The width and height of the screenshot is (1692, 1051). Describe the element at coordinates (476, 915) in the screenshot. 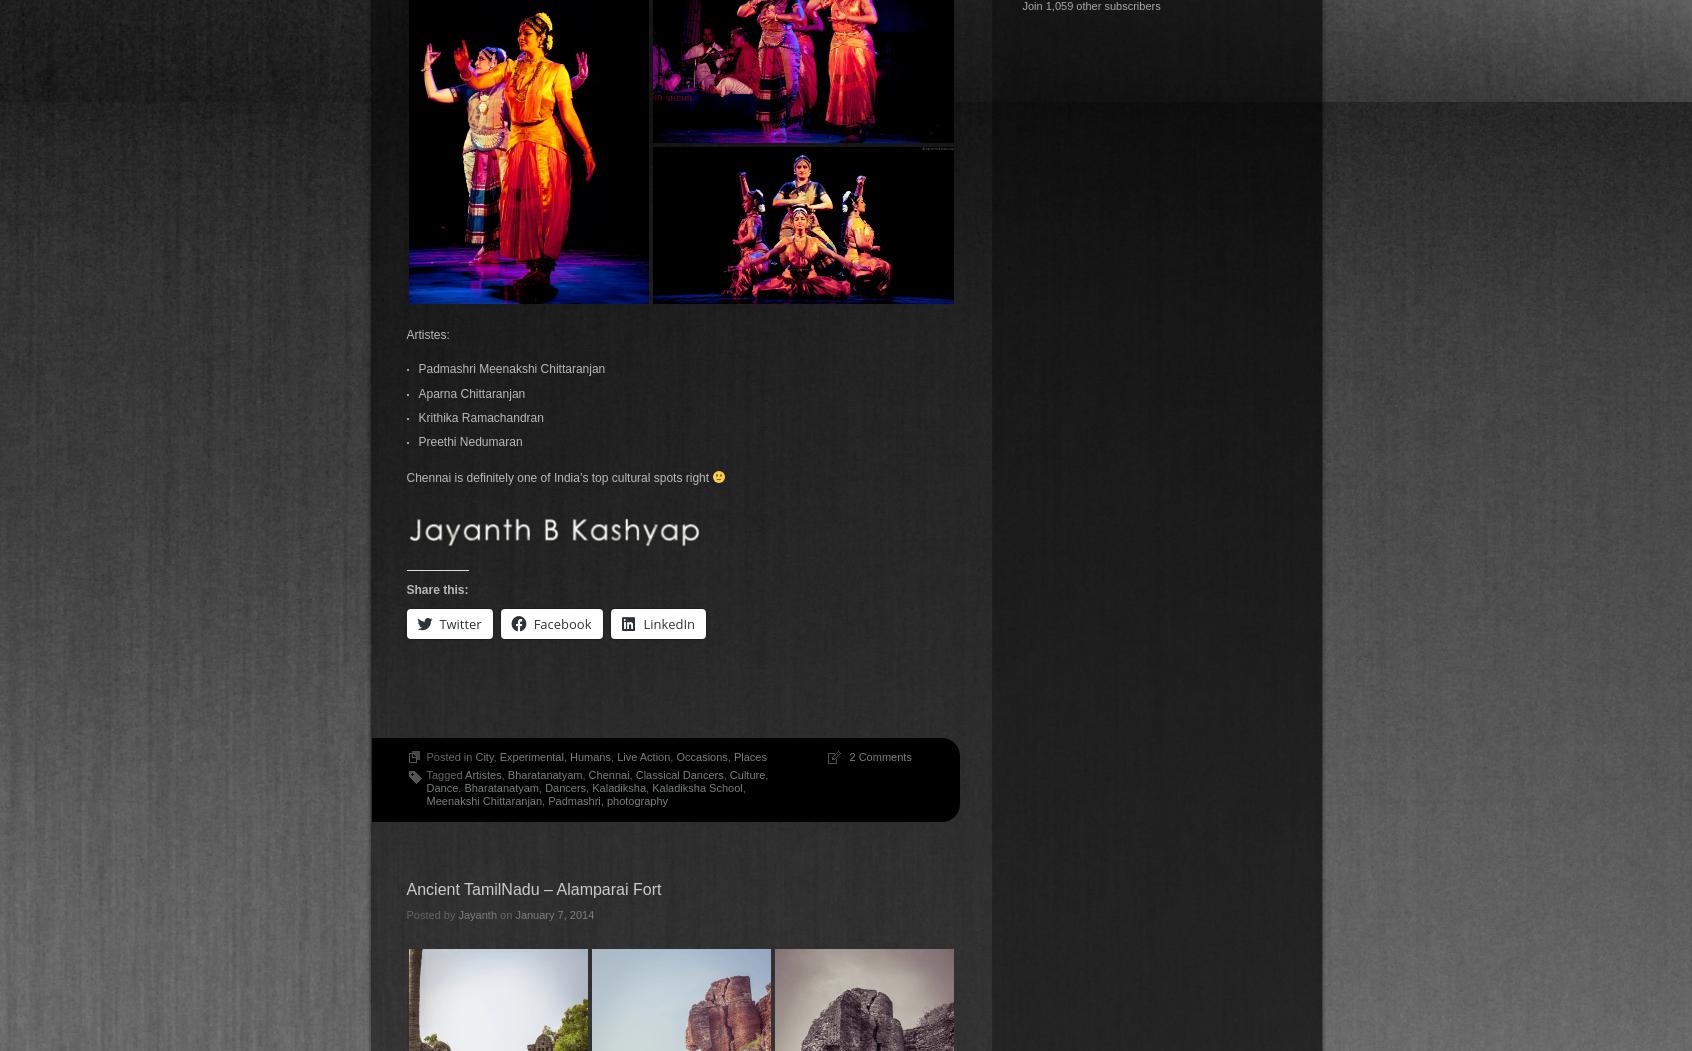

I see `'Jayanth'` at that location.